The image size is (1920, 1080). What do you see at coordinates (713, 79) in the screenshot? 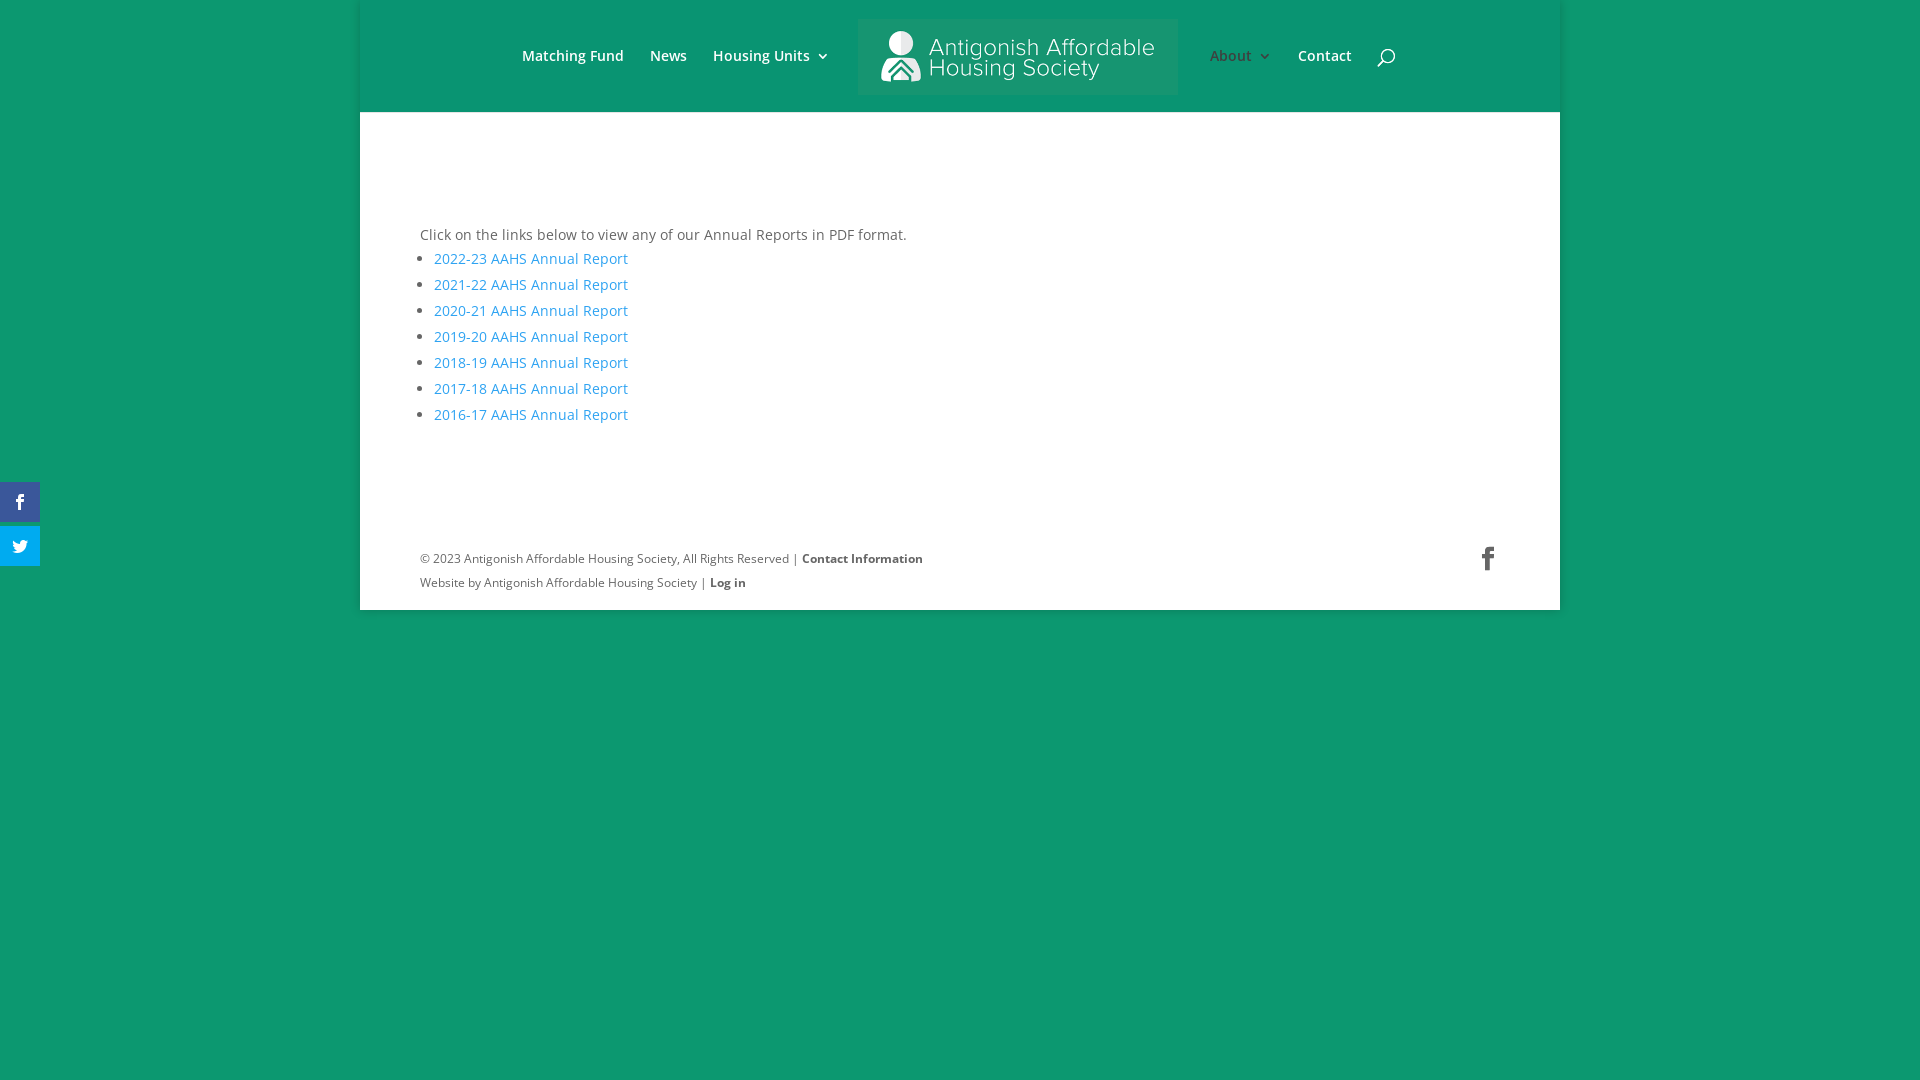
I see `'Housing Units'` at bounding box center [713, 79].